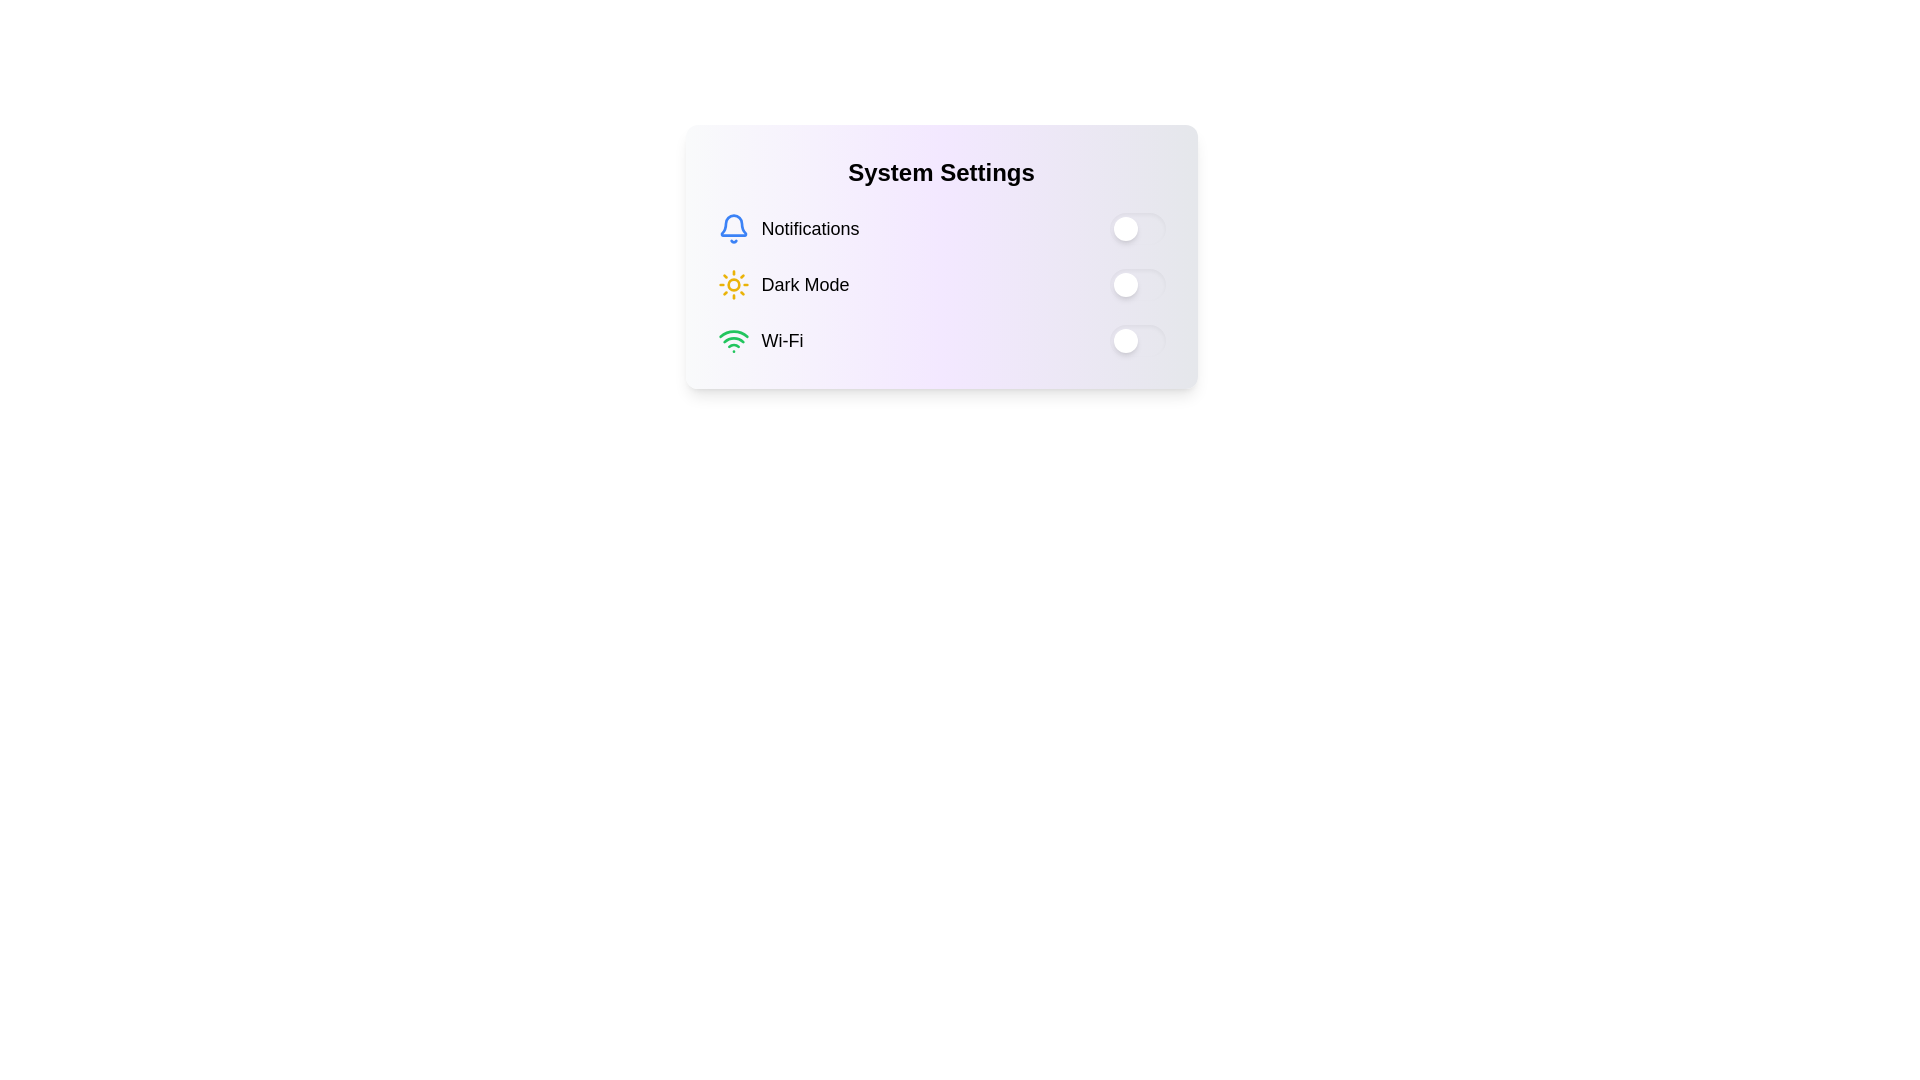 The height and width of the screenshot is (1080, 1920). I want to click on the toggle switch handle located in the second toggle switch of the settings controls, so click(1125, 285).